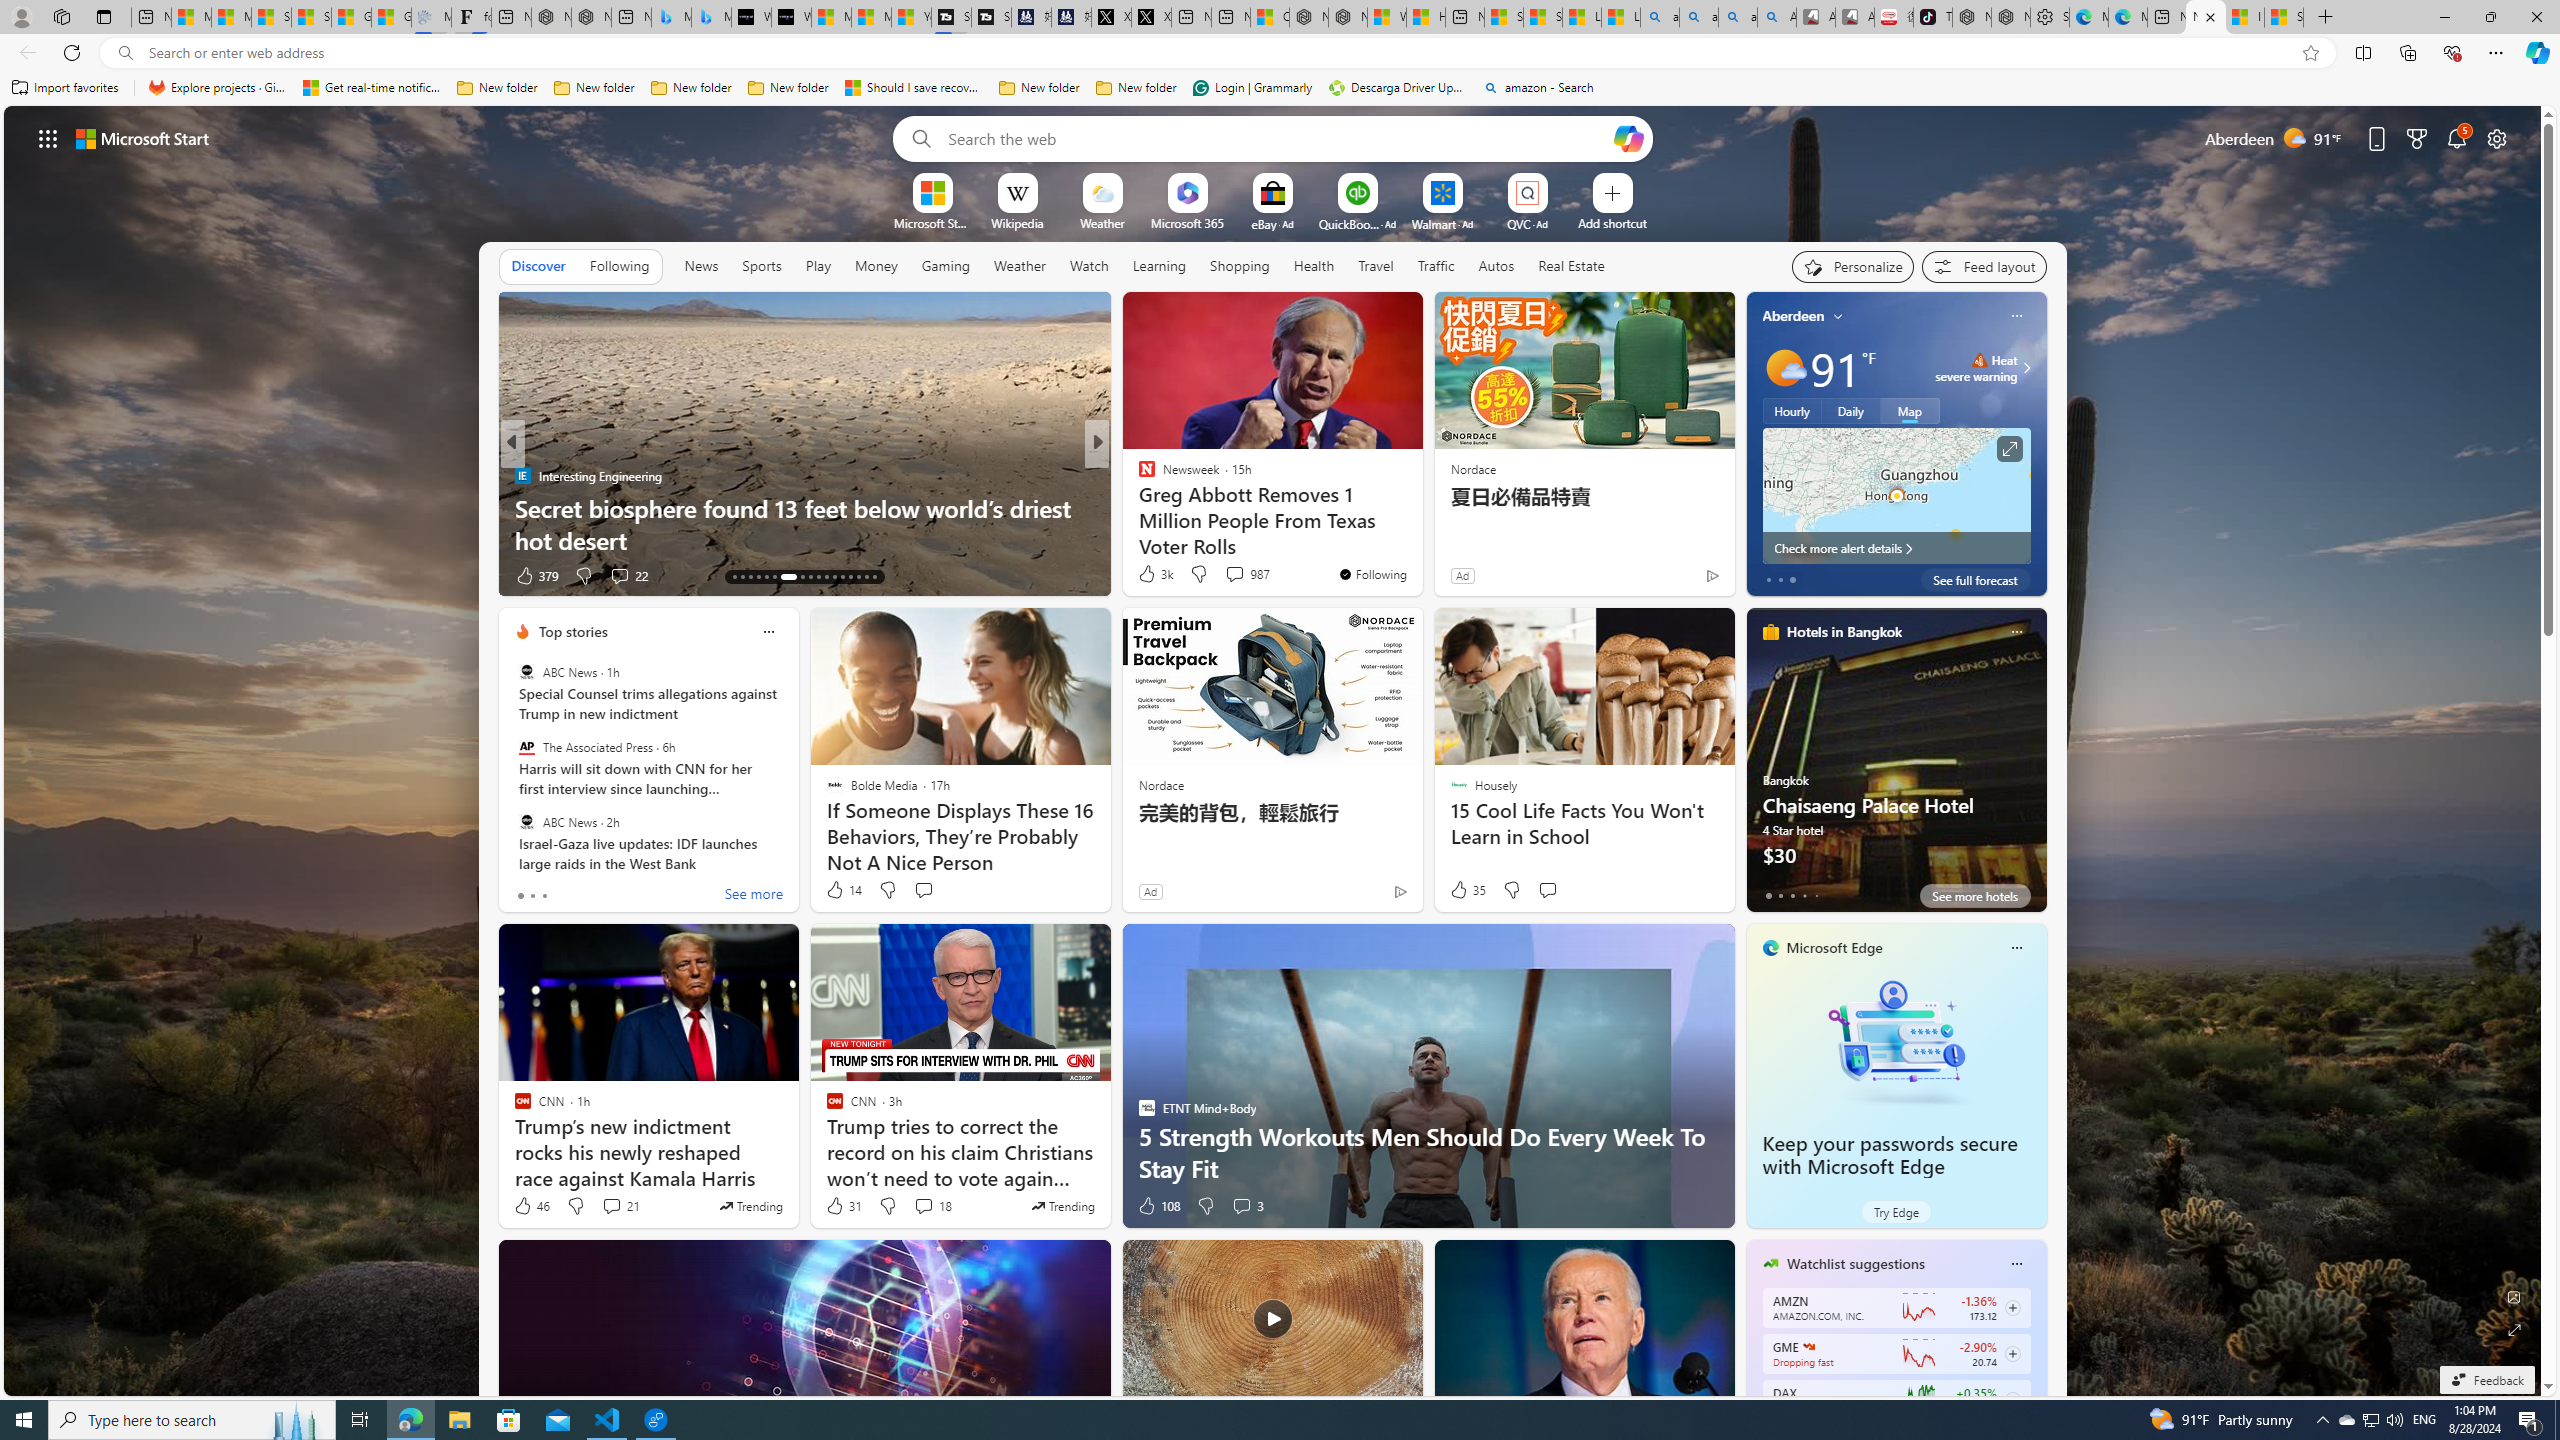 Image resolution: width=2560 pixels, height=1440 pixels. What do you see at coordinates (1895, 767) in the screenshot?
I see `'Chaisaeng Palace Hotel'` at bounding box center [1895, 767].